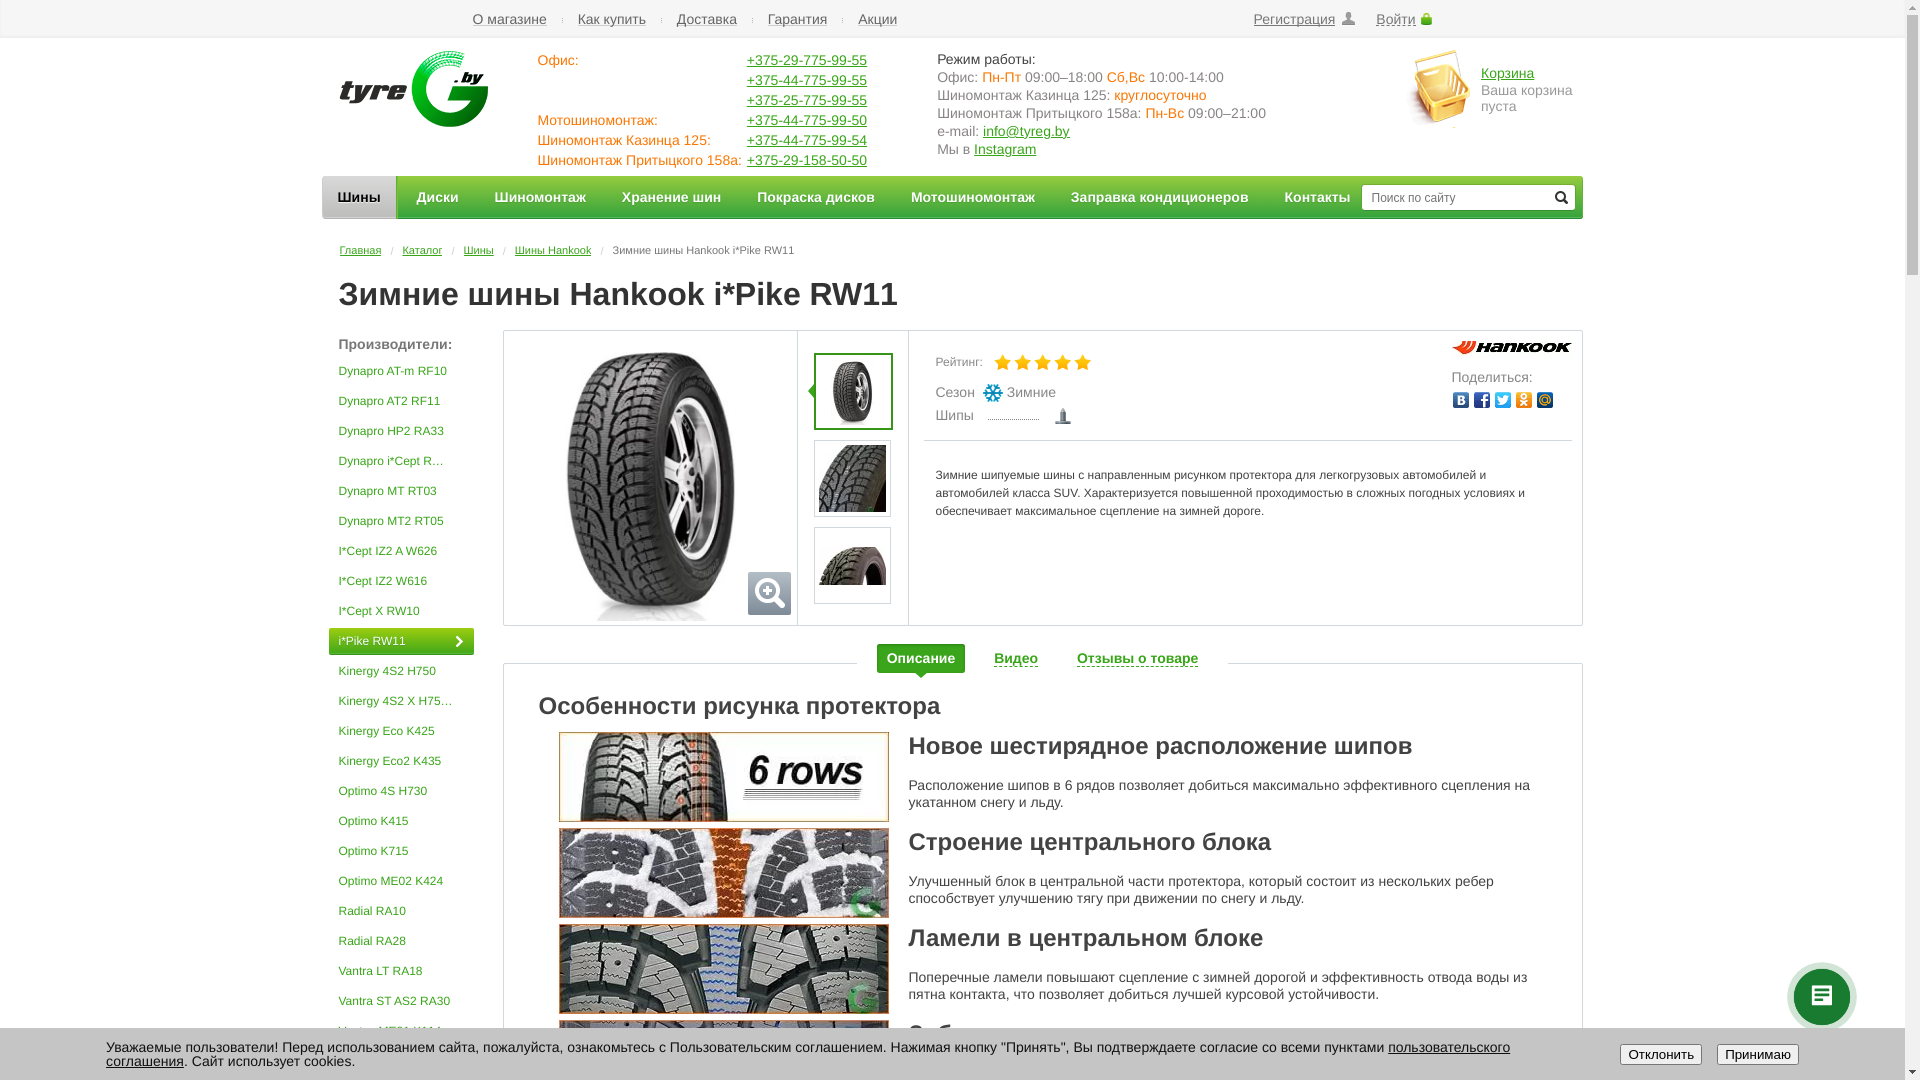 Image resolution: width=1920 pixels, height=1080 pixels. What do you see at coordinates (806, 100) in the screenshot?
I see `'+375-25-775-99-55'` at bounding box center [806, 100].